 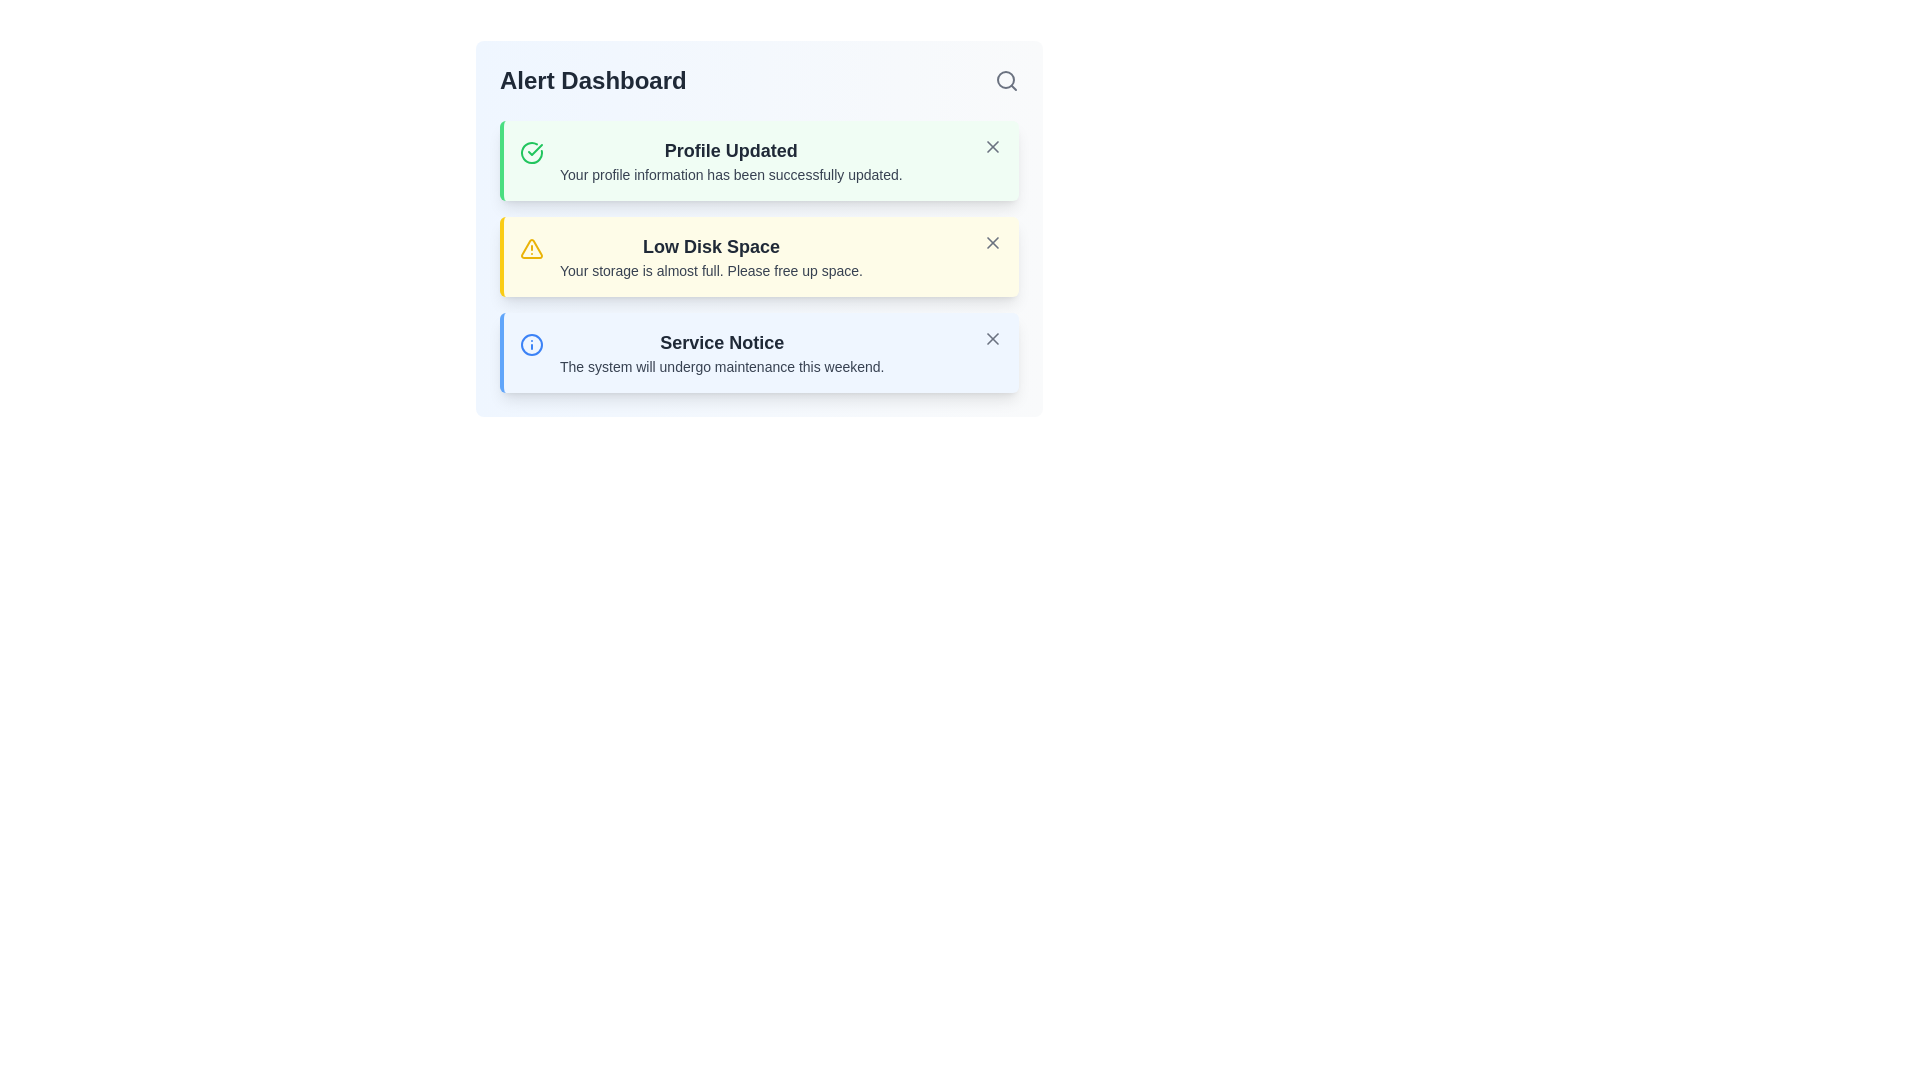 I want to click on the small gray 'X' button at the top-right corner of the 'Service Notice' notification card, so click(x=993, y=338).